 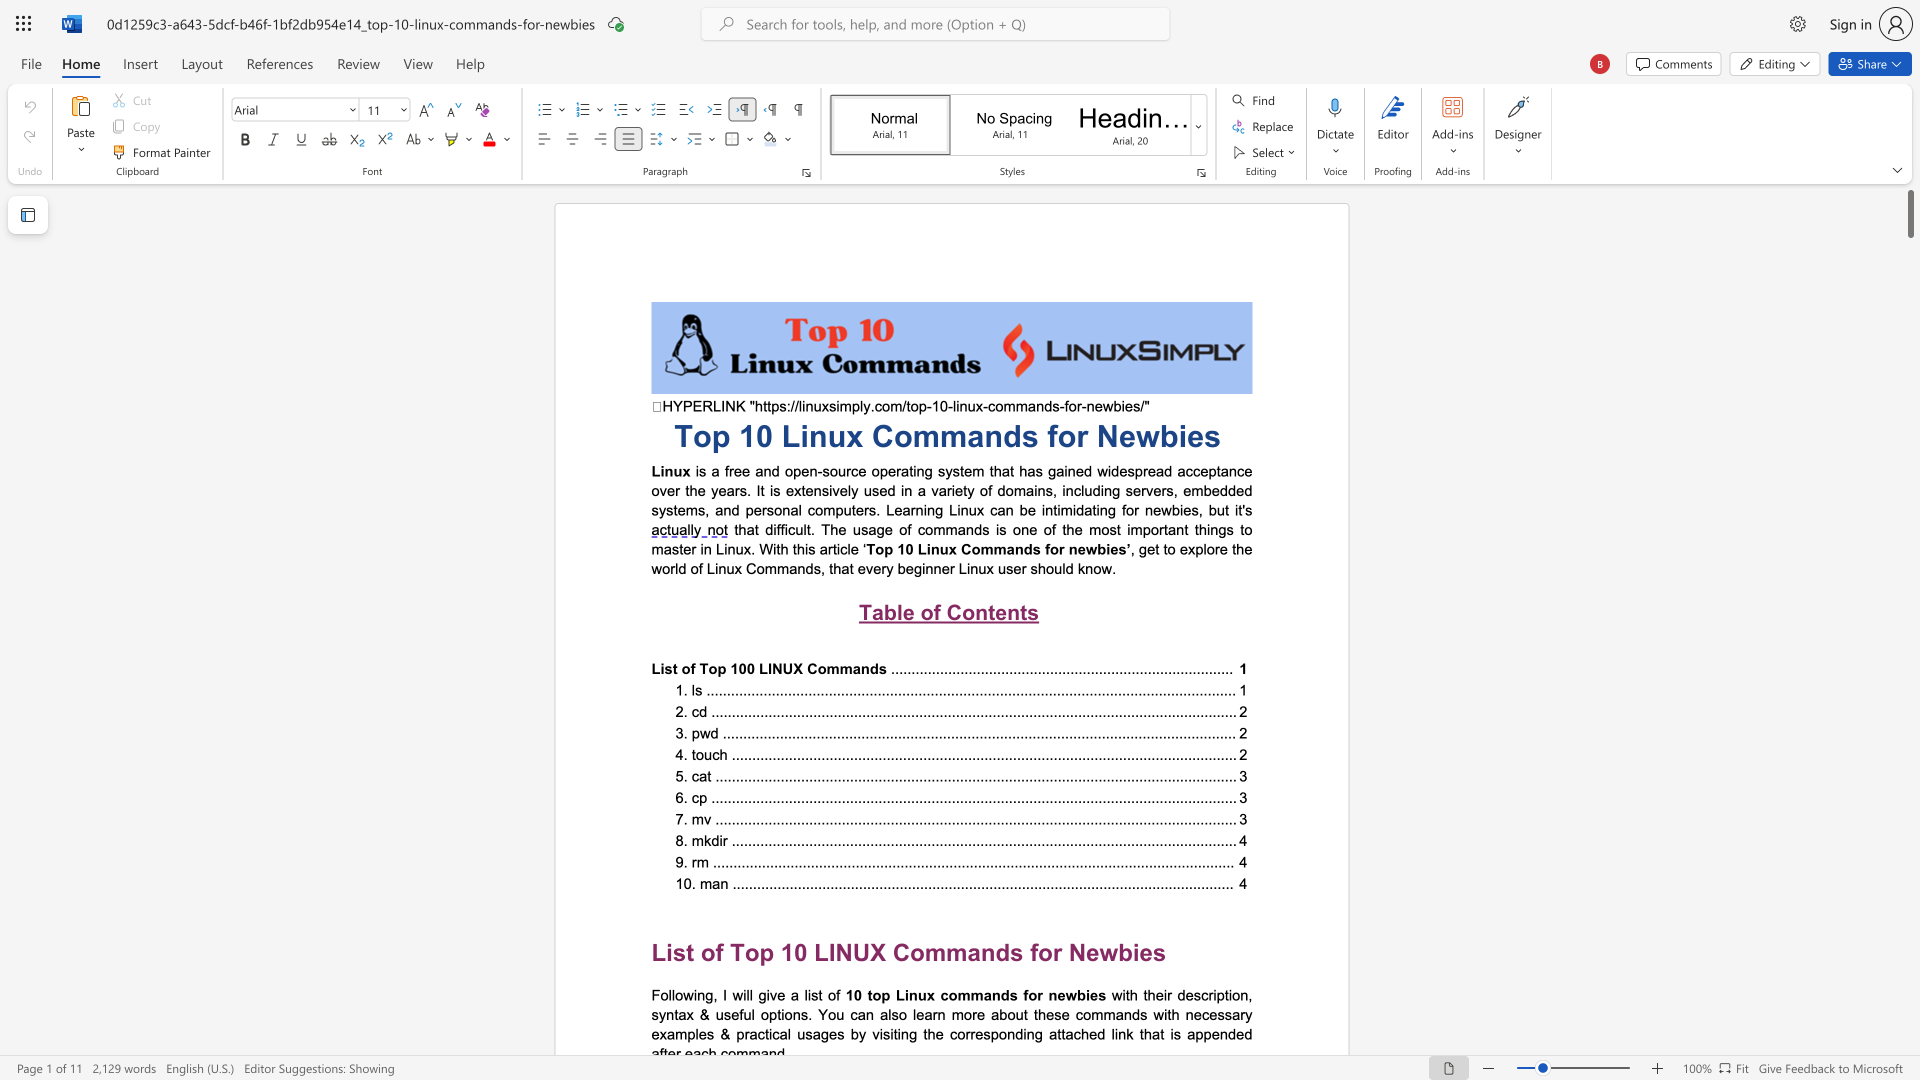 What do you see at coordinates (917, 405) in the screenshot?
I see `the subset text "p-10-linux-commands-for-" within the text "﷟HYPERLINK"` at bounding box center [917, 405].